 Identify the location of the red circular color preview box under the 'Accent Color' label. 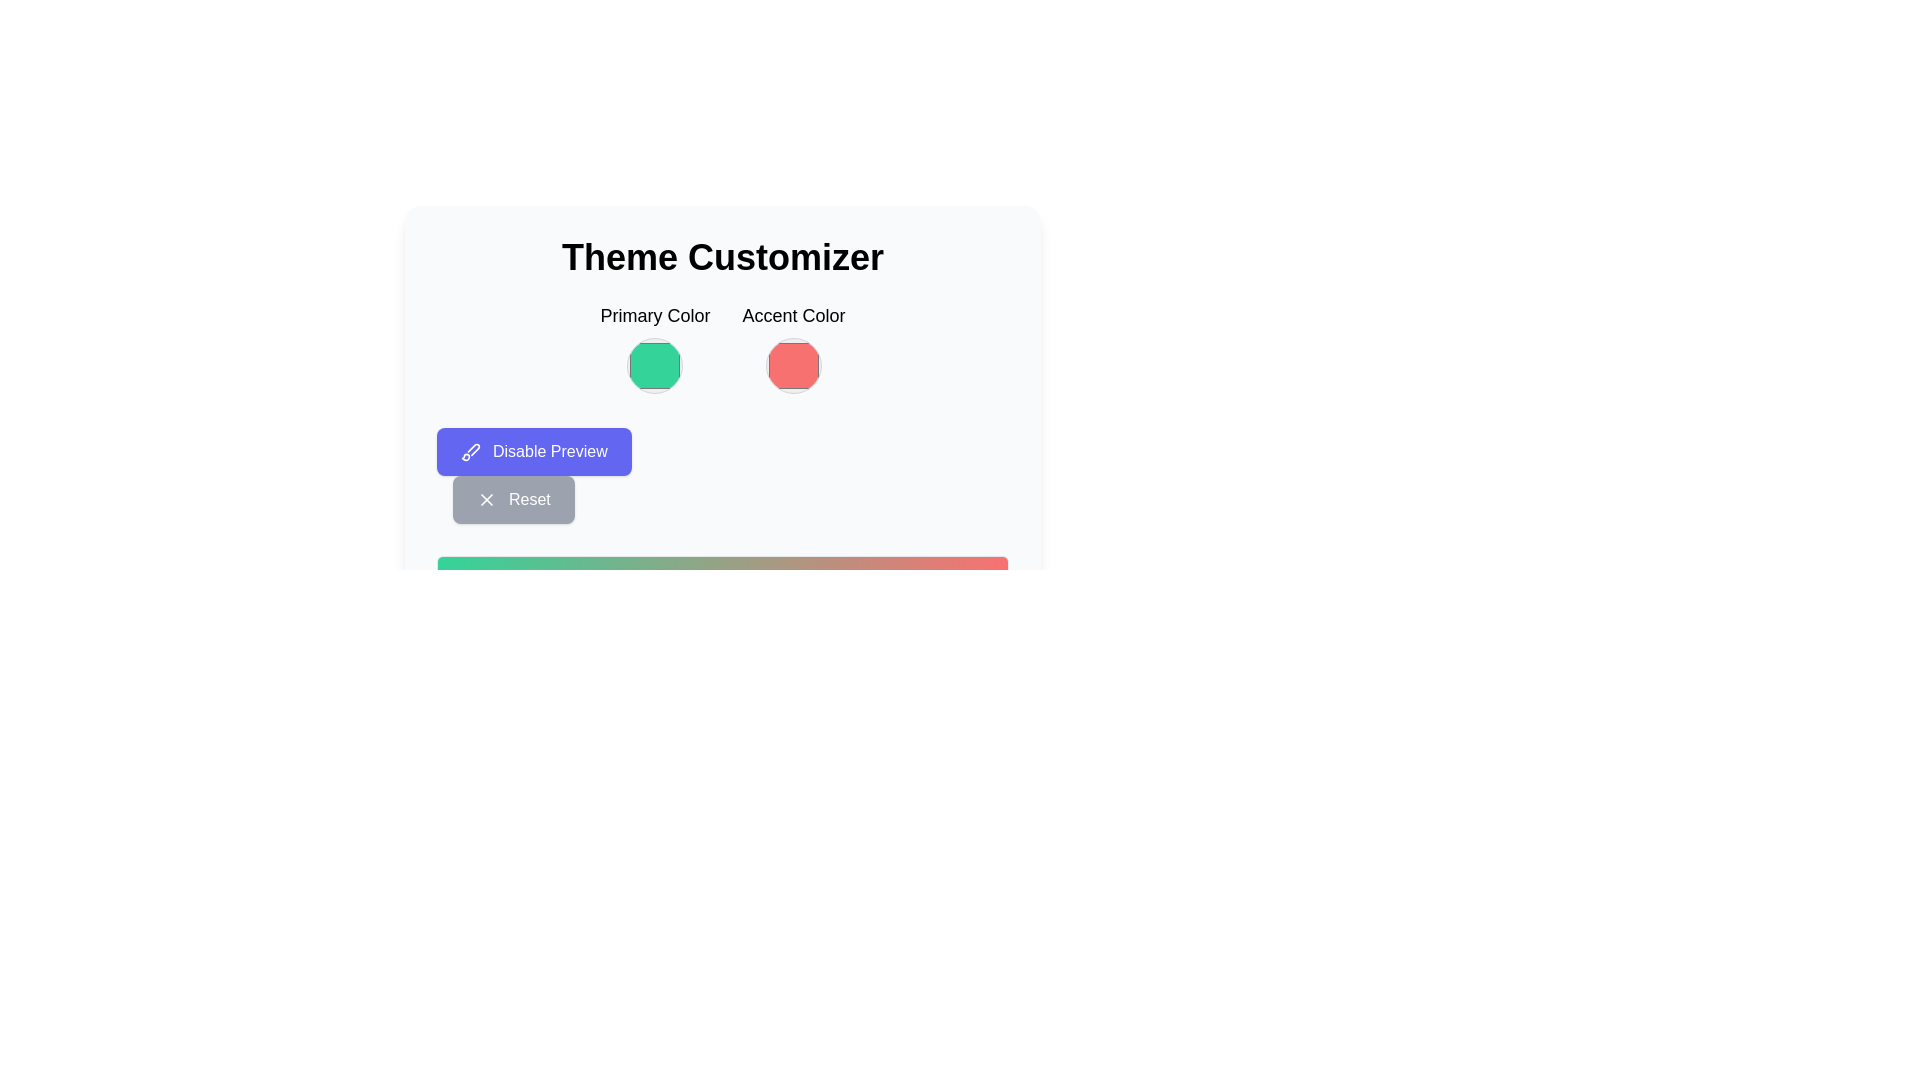
(792, 347).